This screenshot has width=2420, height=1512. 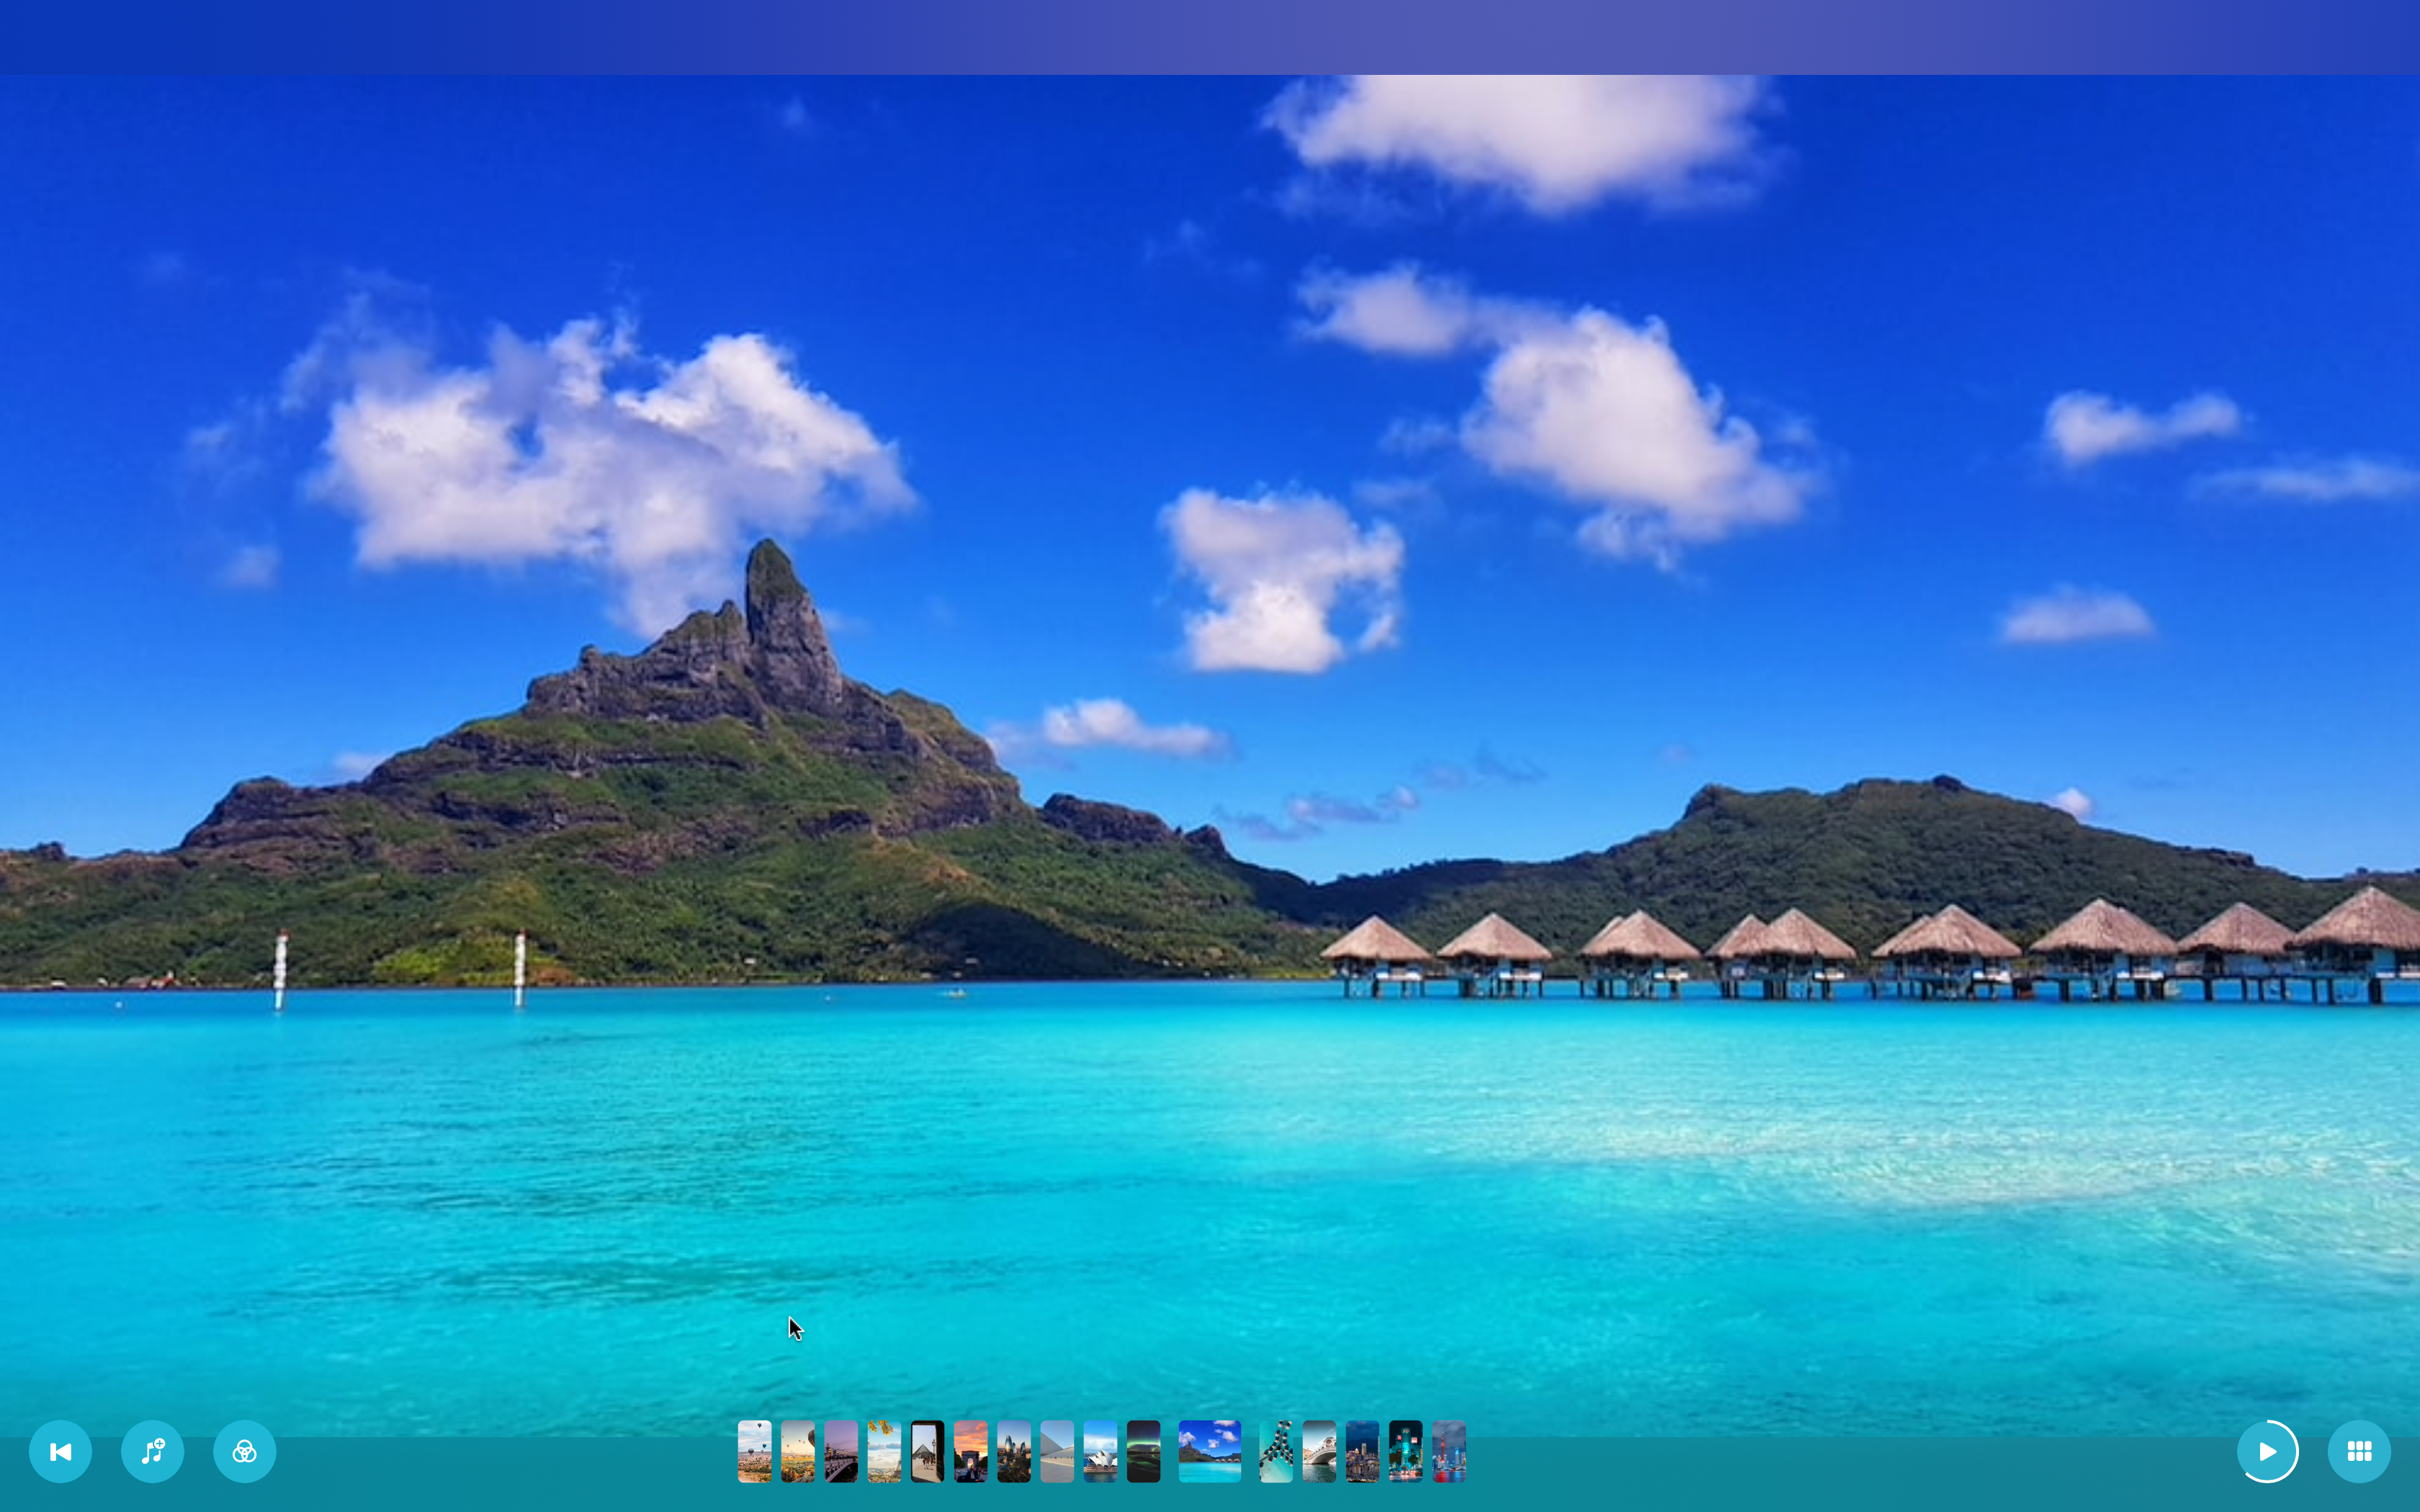 What do you see at coordinates (245, 1450) in the screenshot?
I see `the first option from the drop-down in the filter box` at bounding box center [245, 1450].